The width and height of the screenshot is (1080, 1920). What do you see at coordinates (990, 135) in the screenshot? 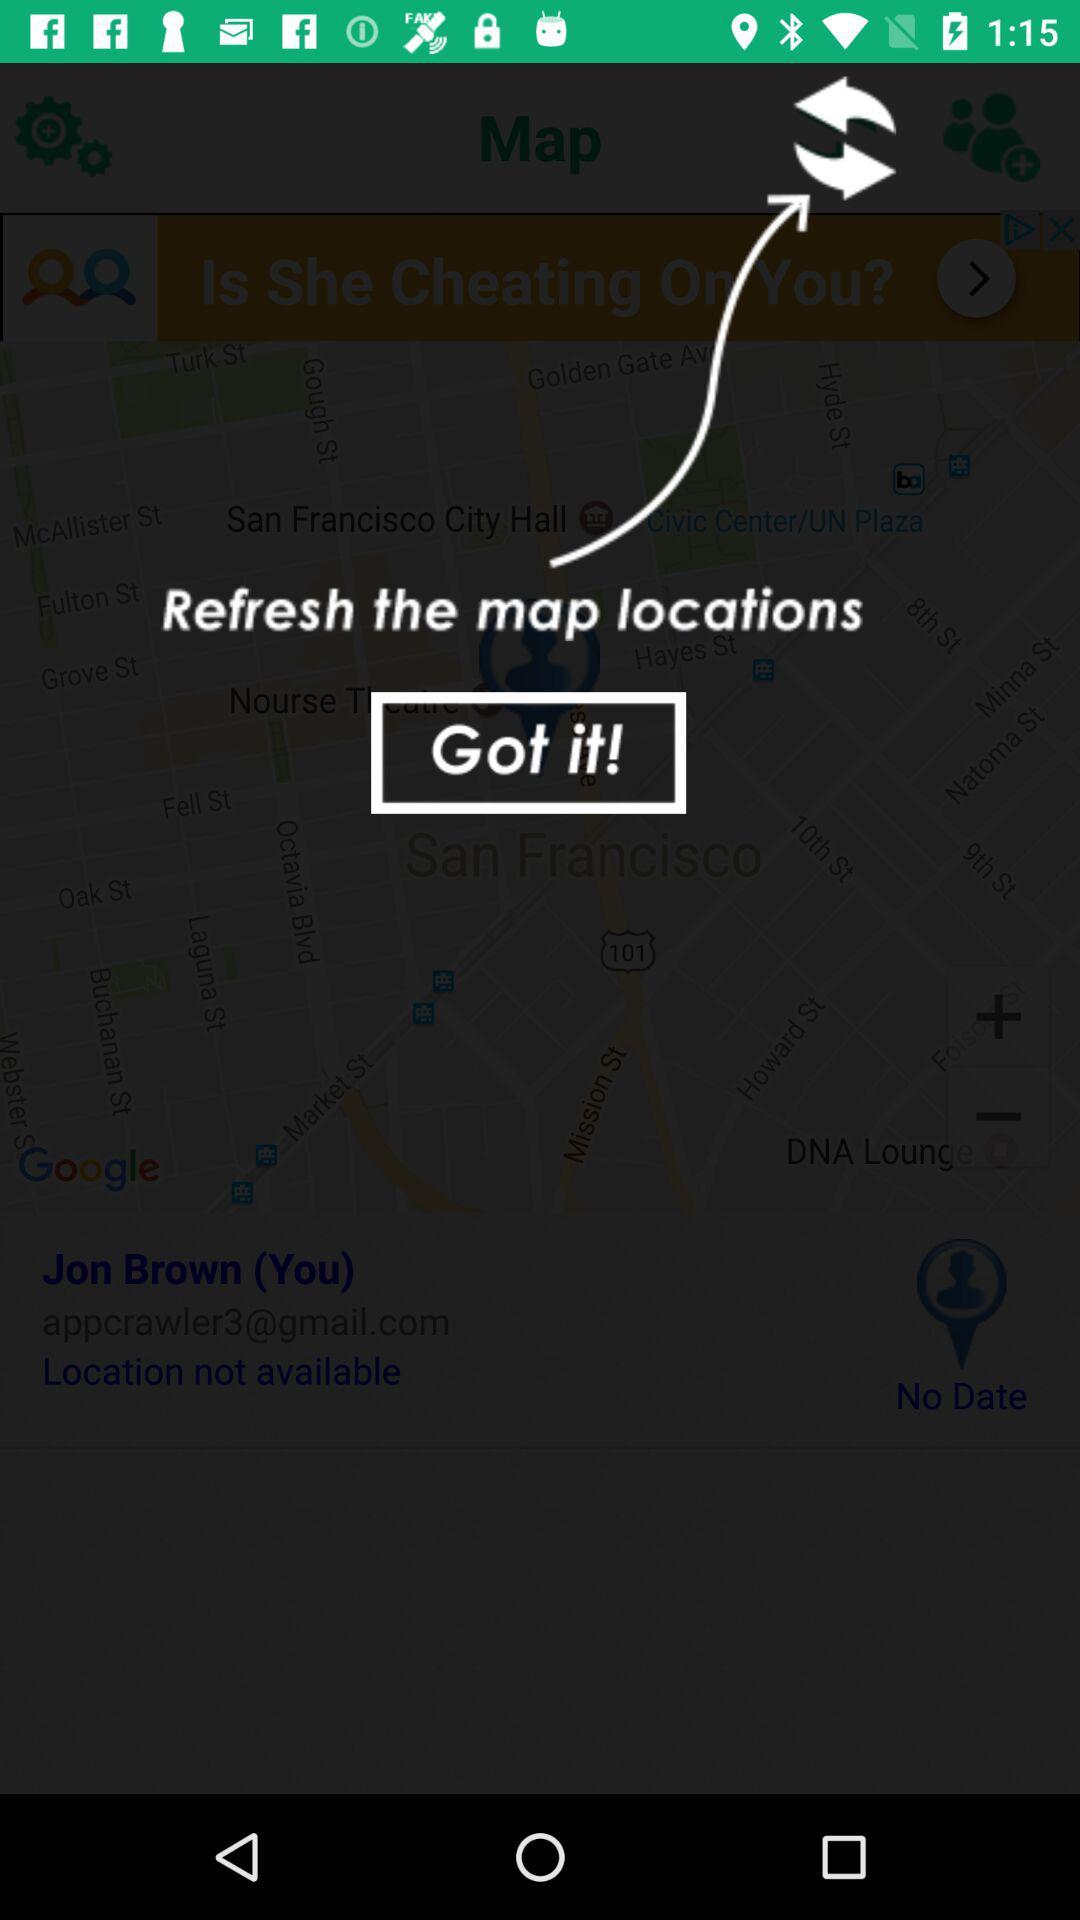
I see `refresh map locations` at bounding box center [990, 135].